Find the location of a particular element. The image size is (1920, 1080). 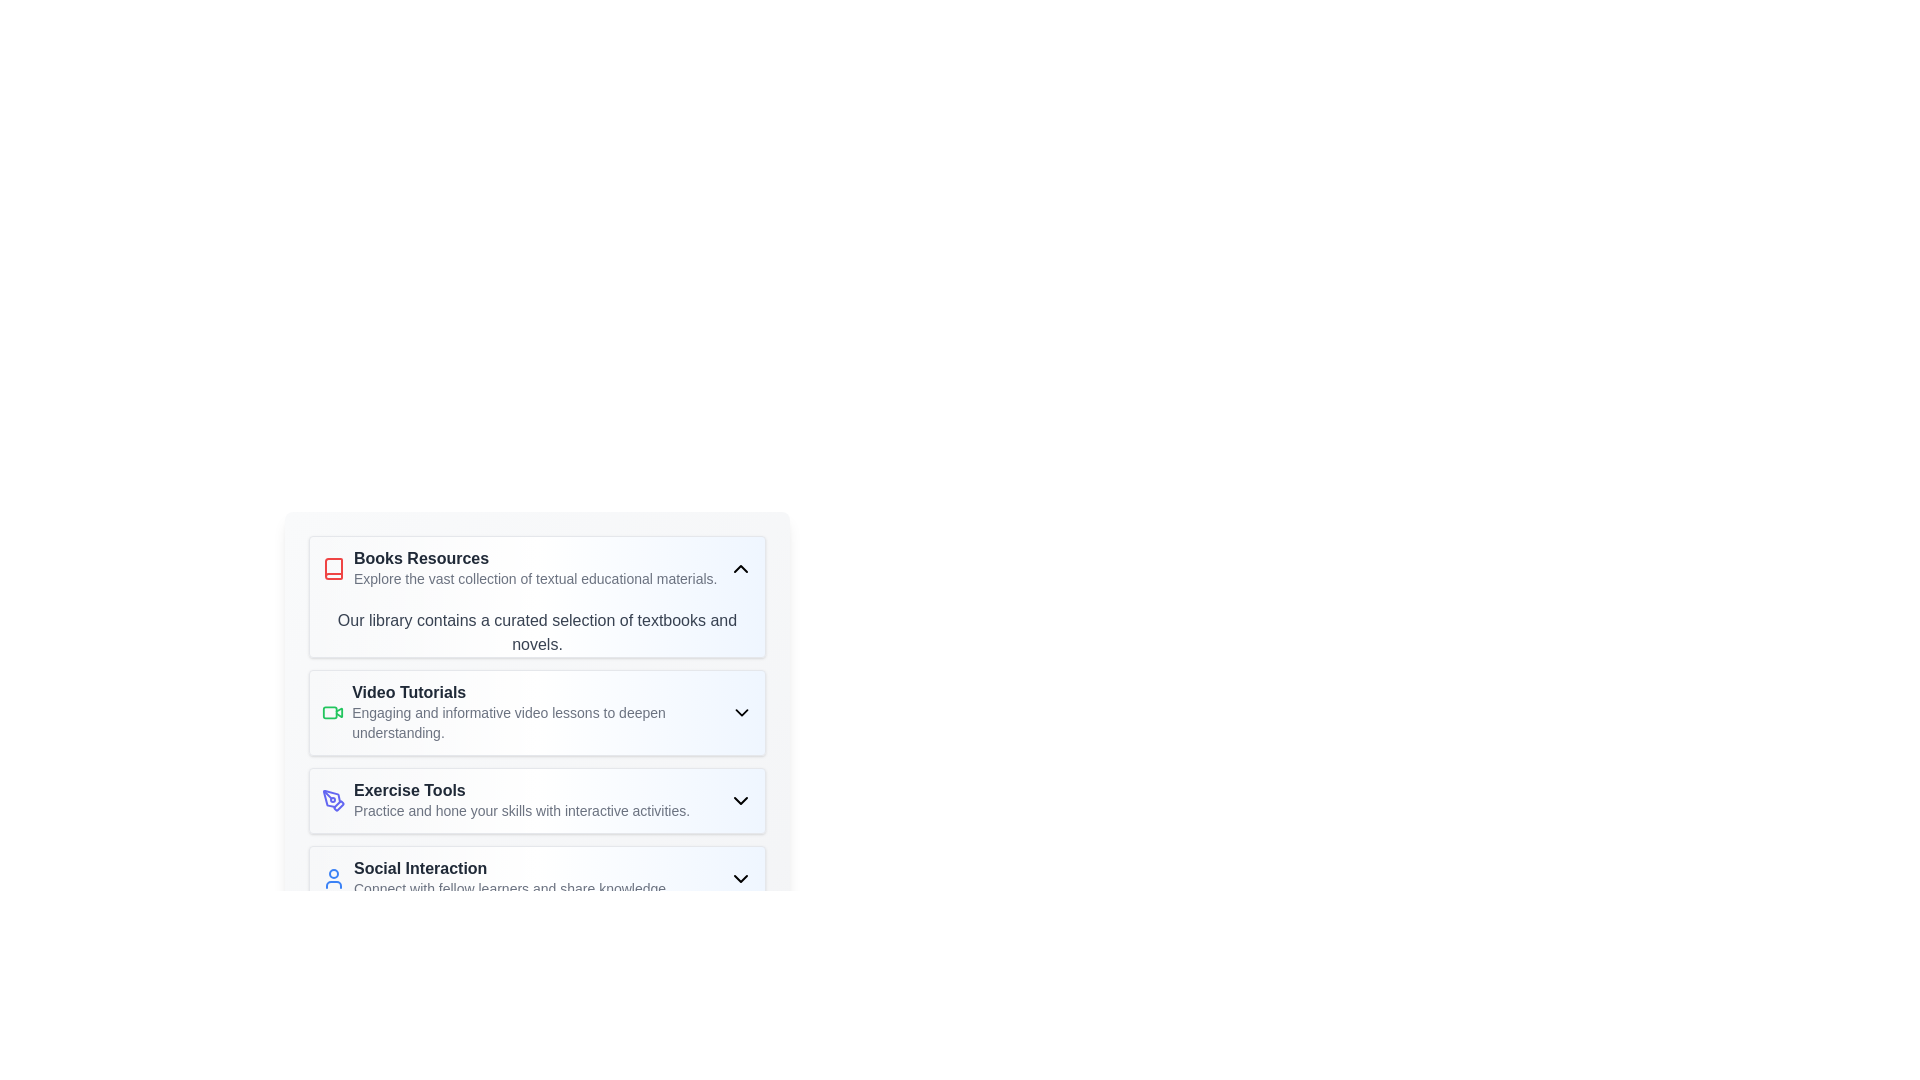

the collapsible panel header that provides access to video tutorials is located at coordinates (537, 712).